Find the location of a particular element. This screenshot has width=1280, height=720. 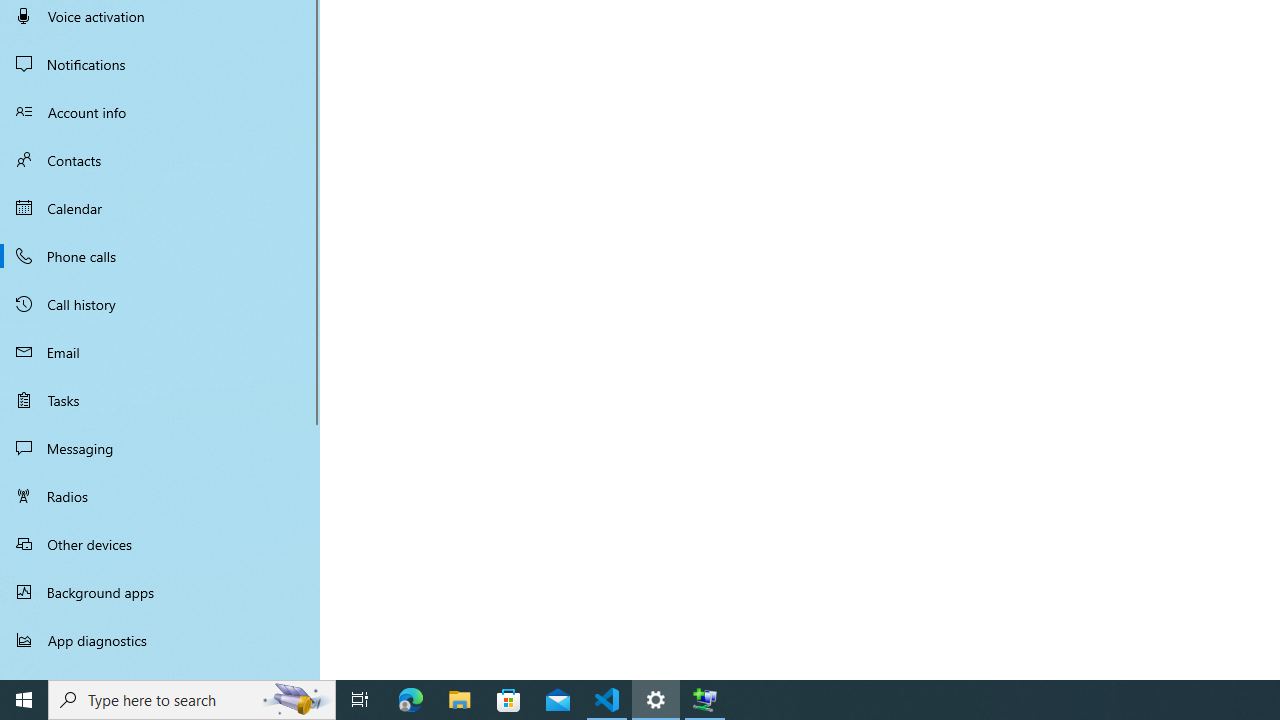

'Calendar' is located at coordinates (160, 208).